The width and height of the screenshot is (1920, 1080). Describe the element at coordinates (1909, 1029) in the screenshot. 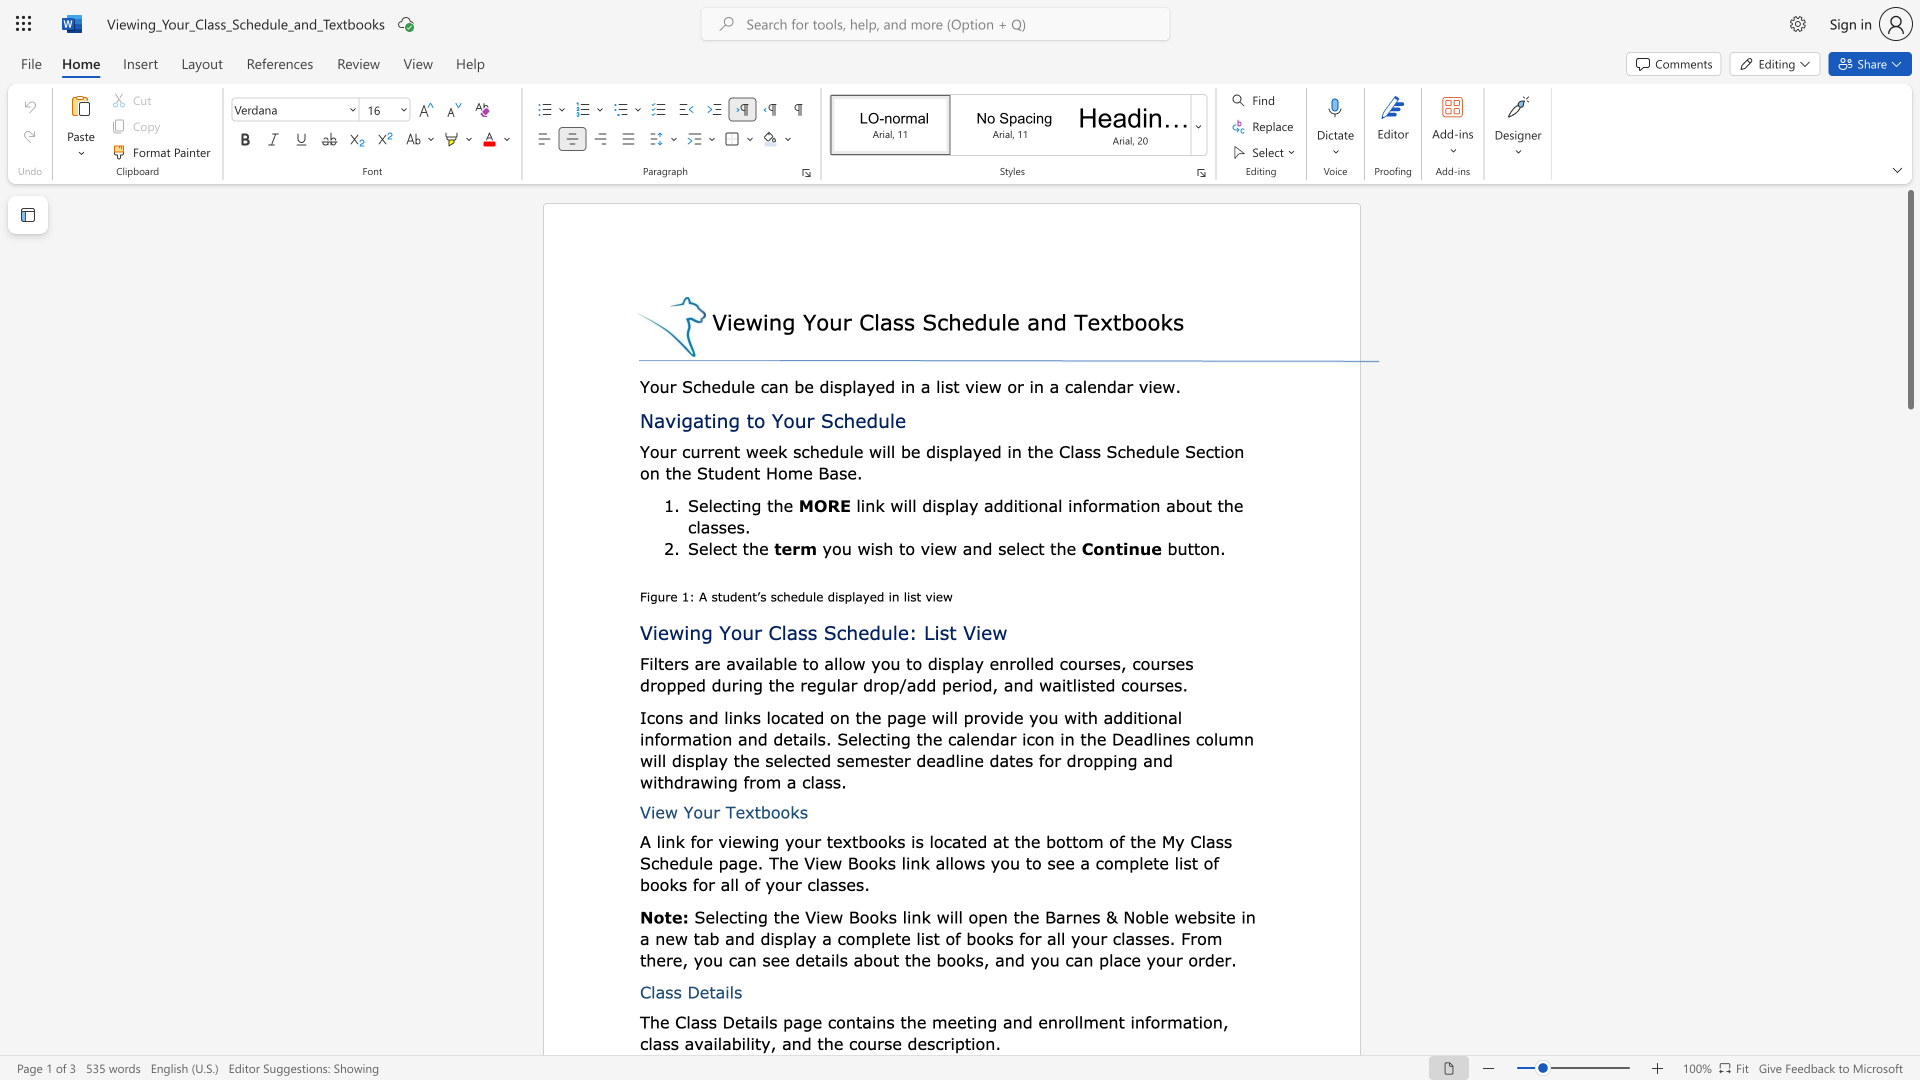

I see `the scrollbar to move the page downward` at that location.